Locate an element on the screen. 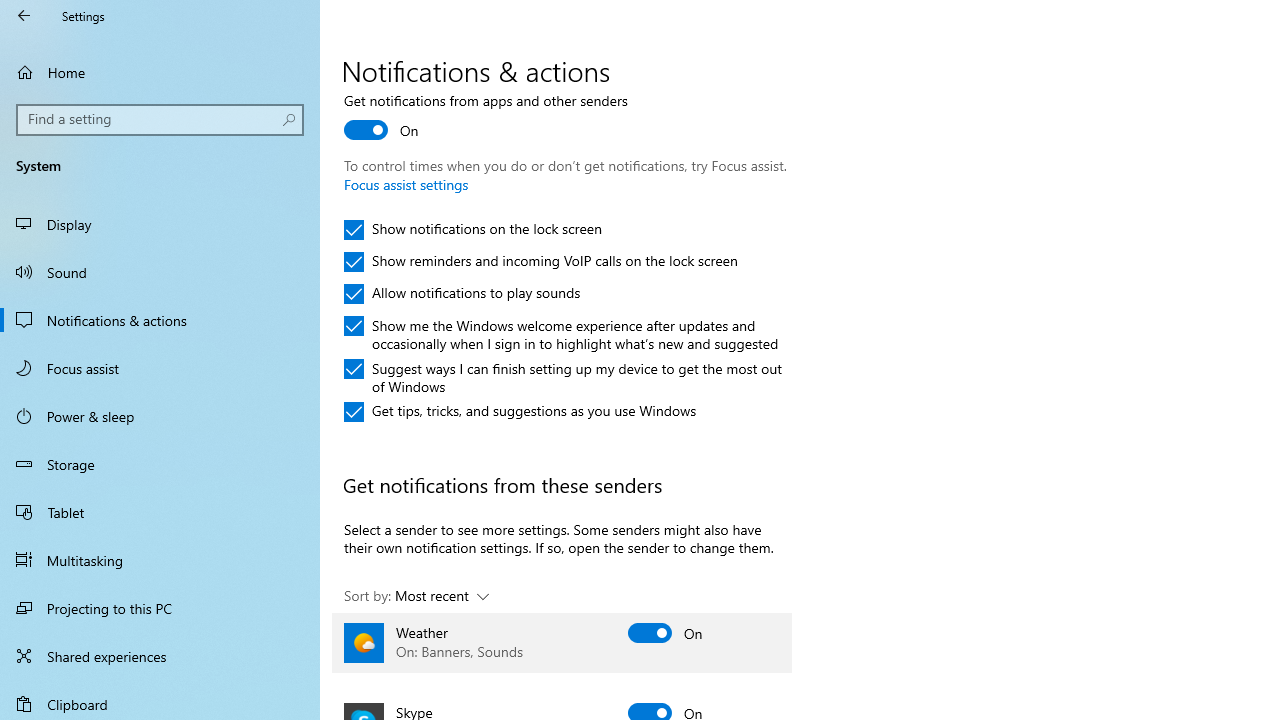 This screenshot has width=1280, height=720. 'Storage' is located at coordinates (160, 464).